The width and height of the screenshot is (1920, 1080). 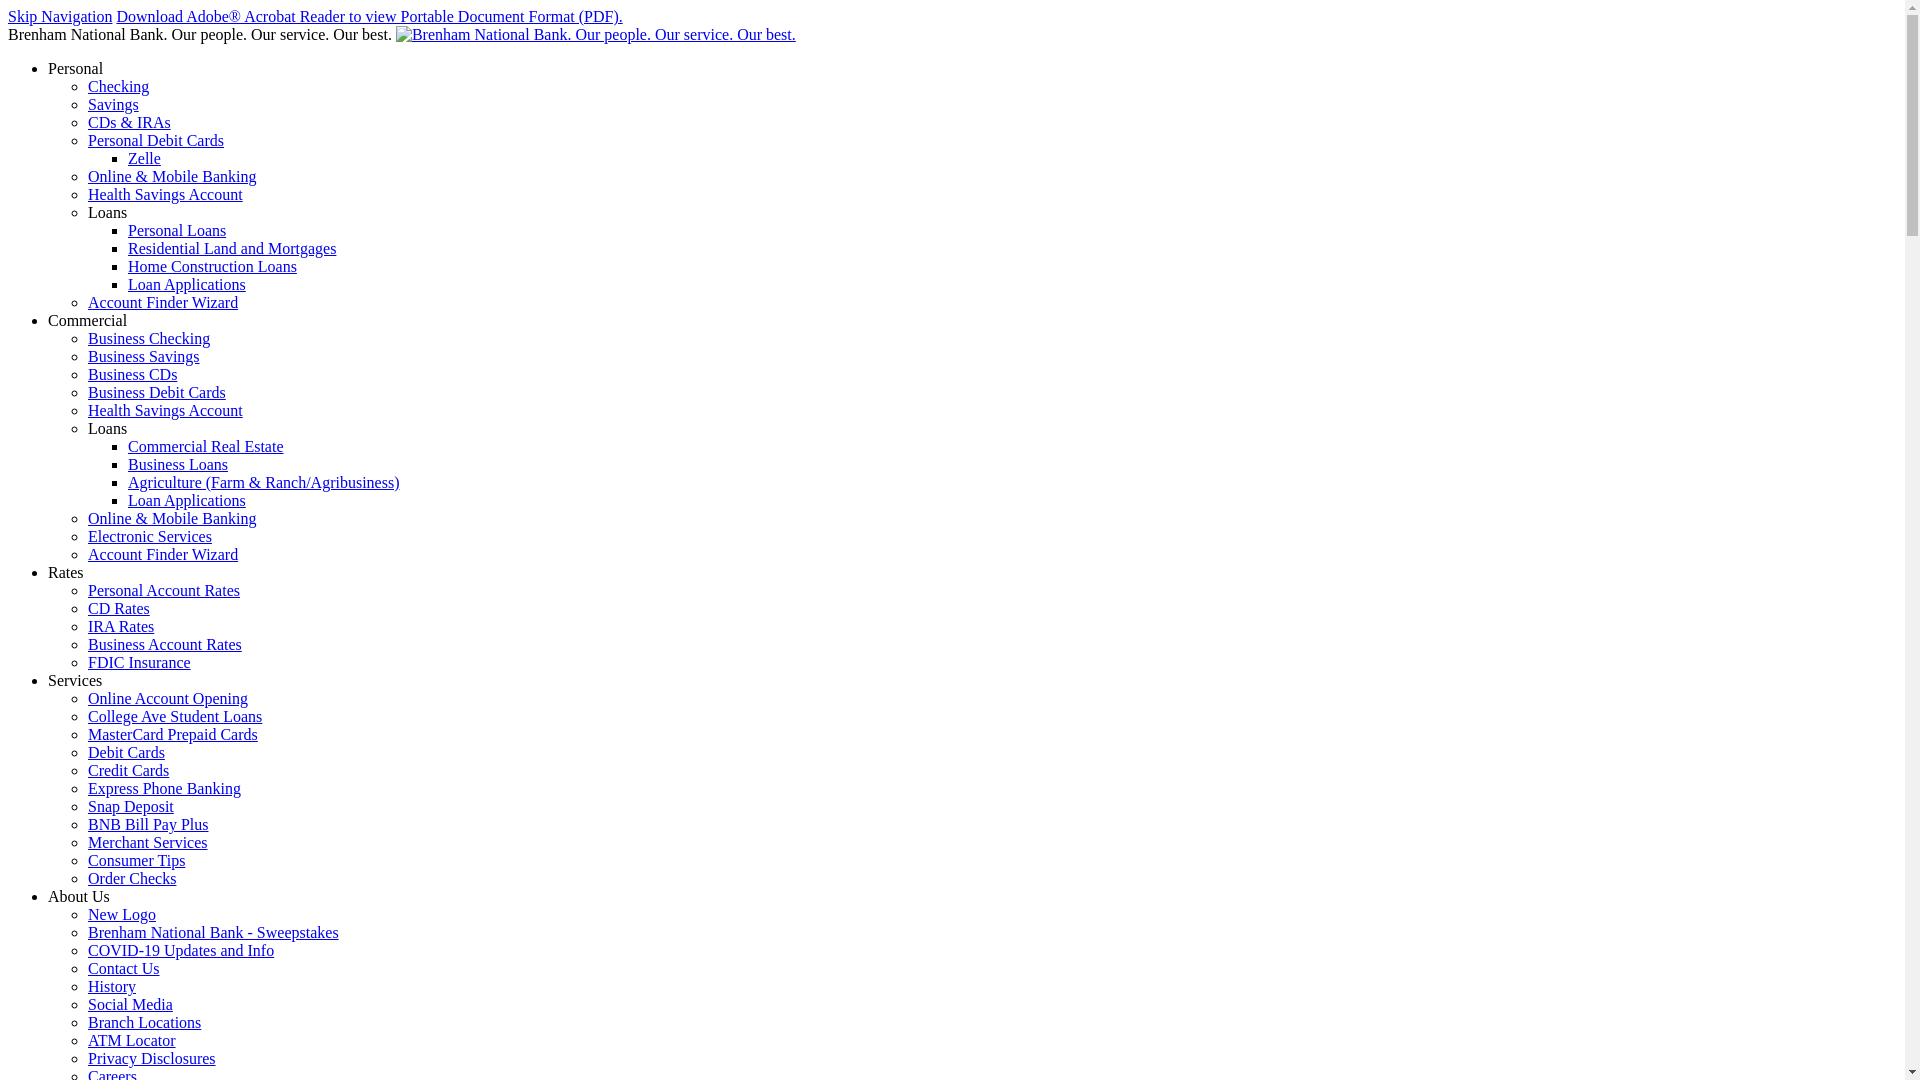 I want to click on 'COVID-19 Updates and Info', so click(x=181, y=949).